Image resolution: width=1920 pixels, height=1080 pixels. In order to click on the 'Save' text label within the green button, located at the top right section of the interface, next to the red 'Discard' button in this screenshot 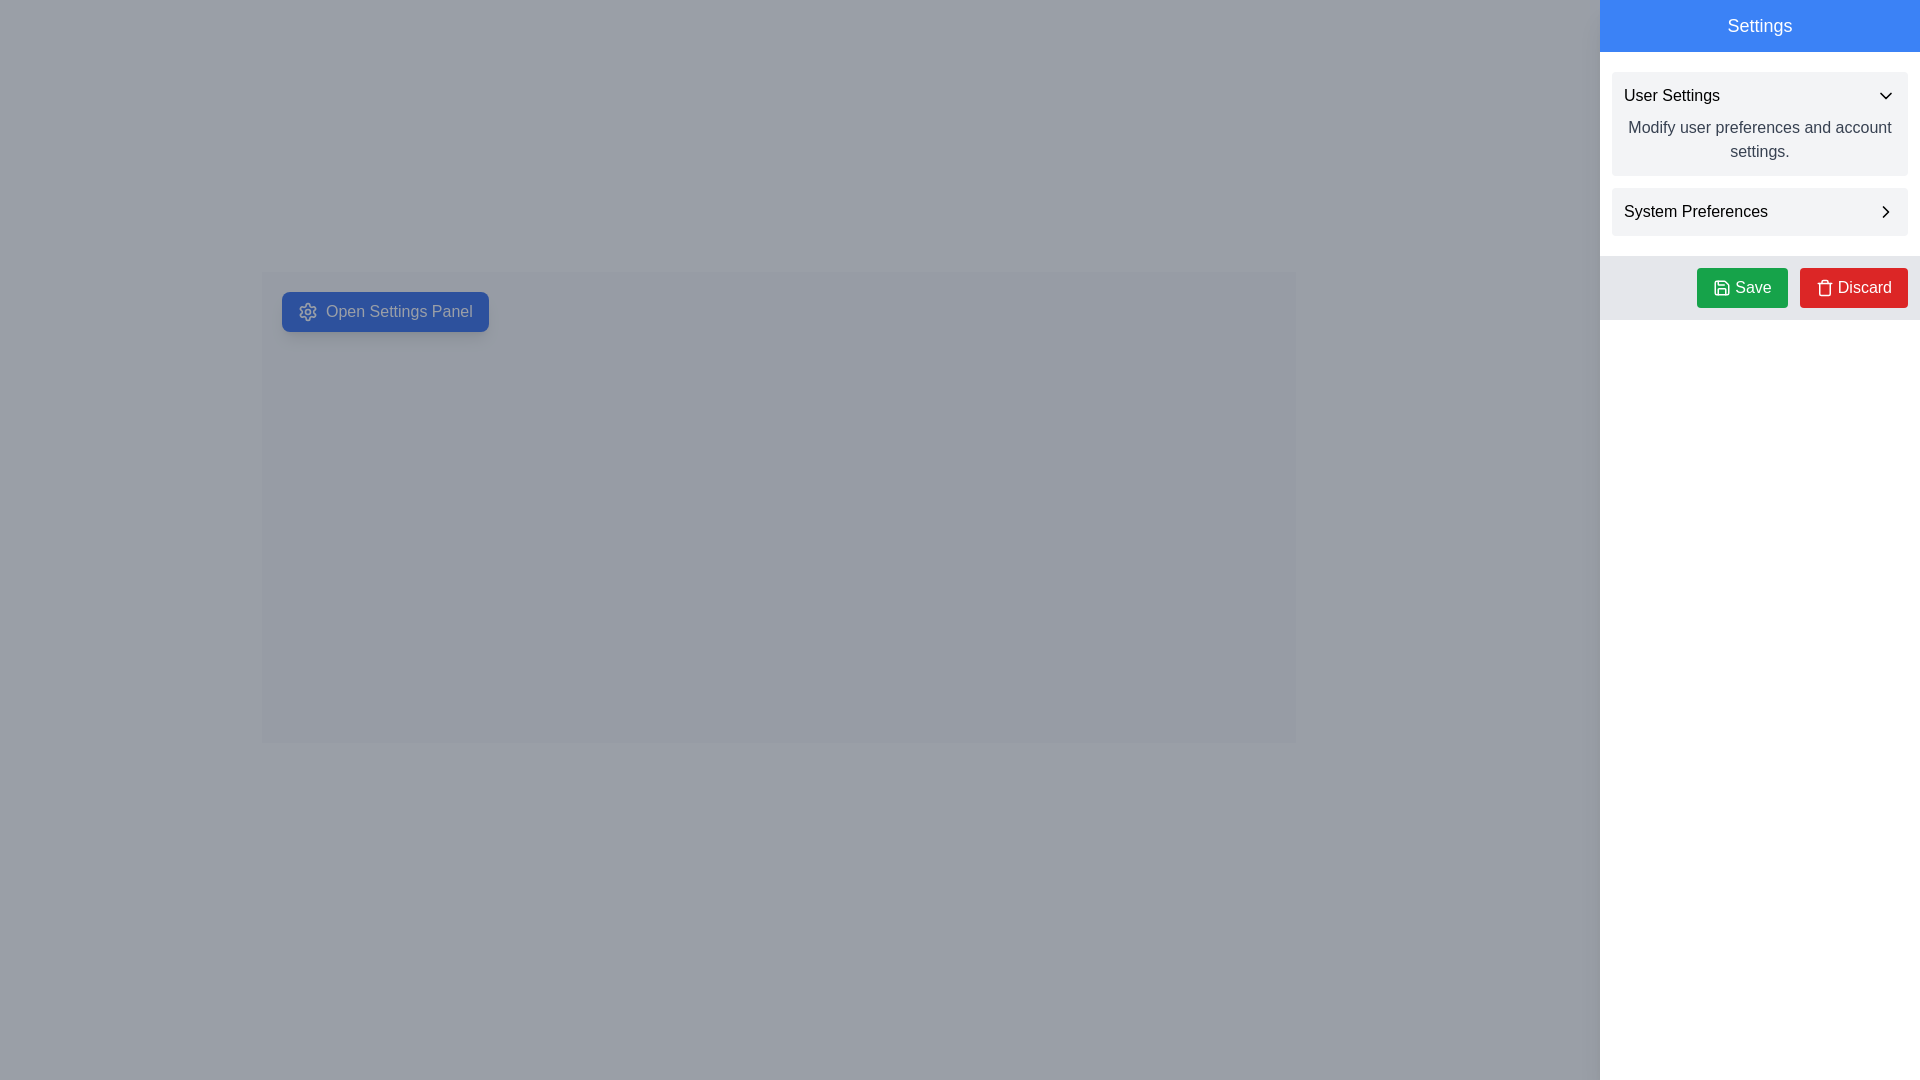, I will do `click(1752, 288)`.